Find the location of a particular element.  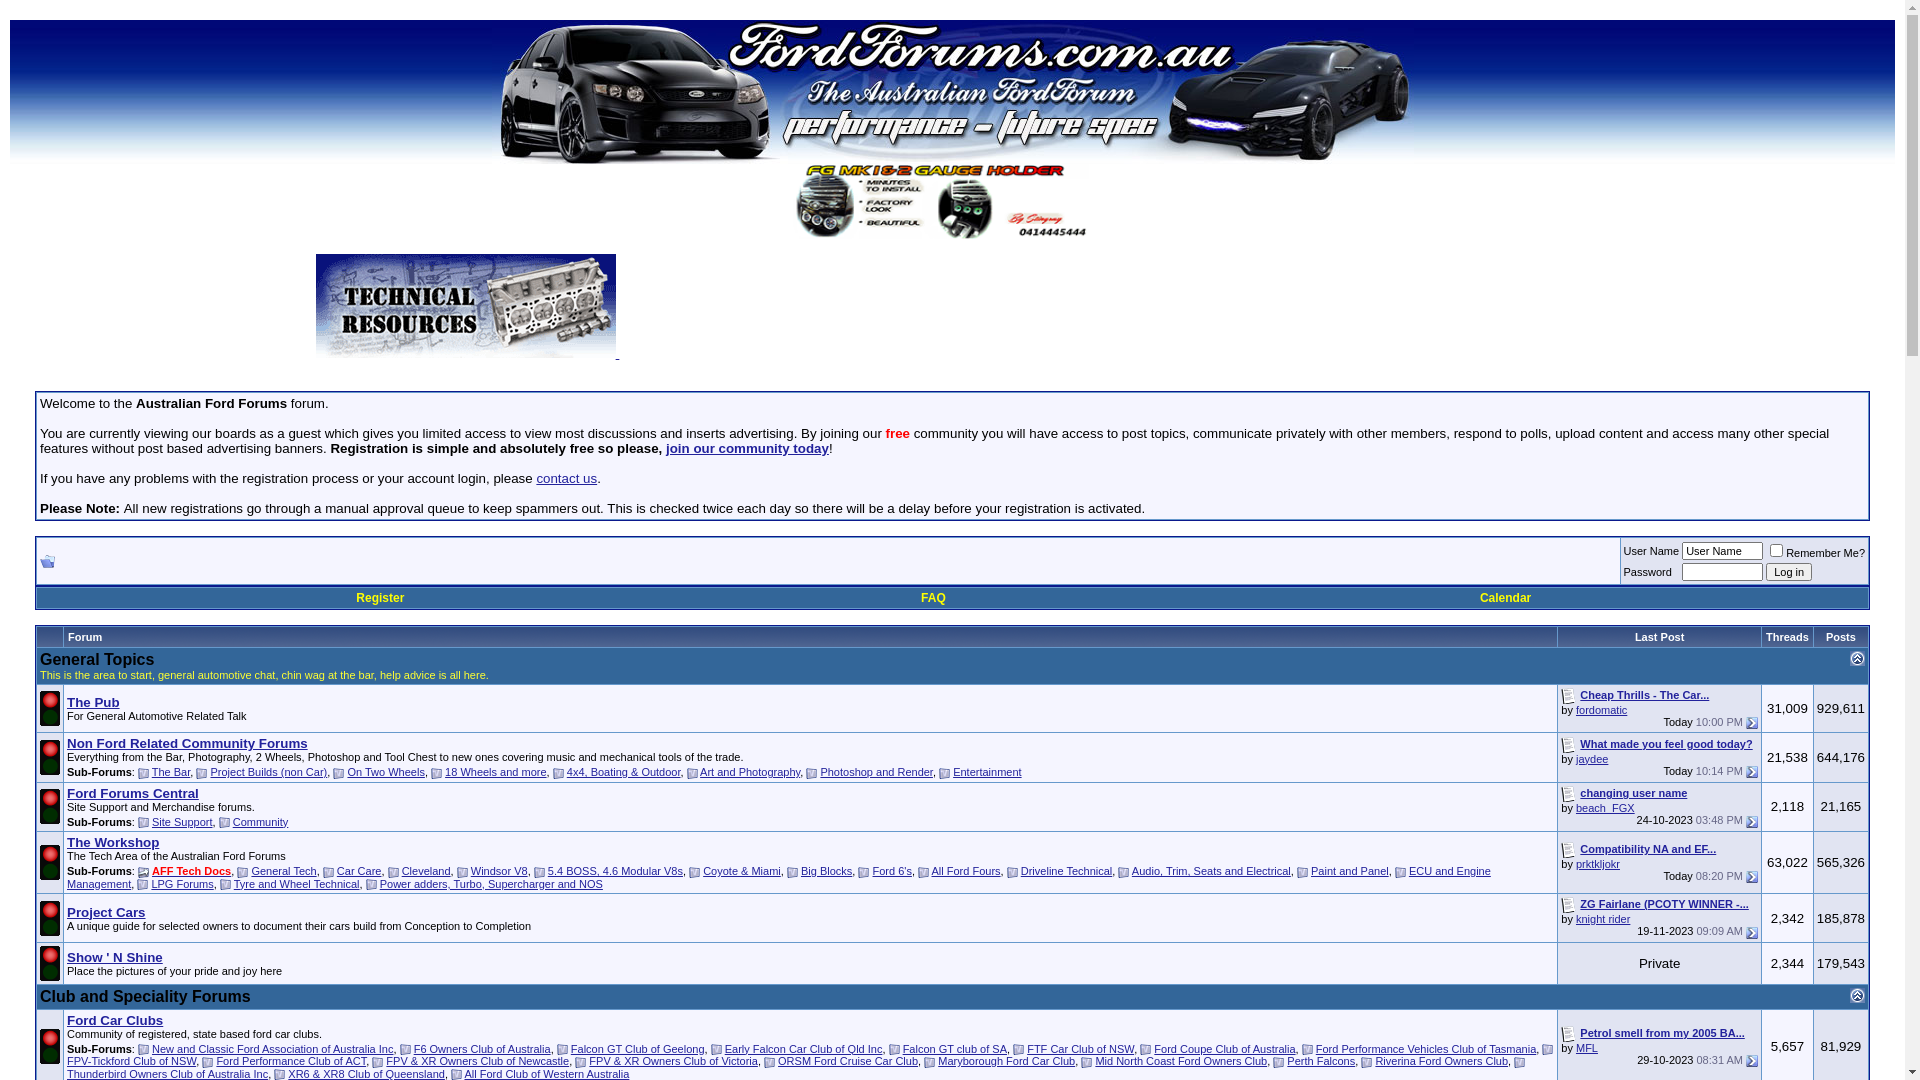

'Windsor V8' is located at coordinates (469, 870).